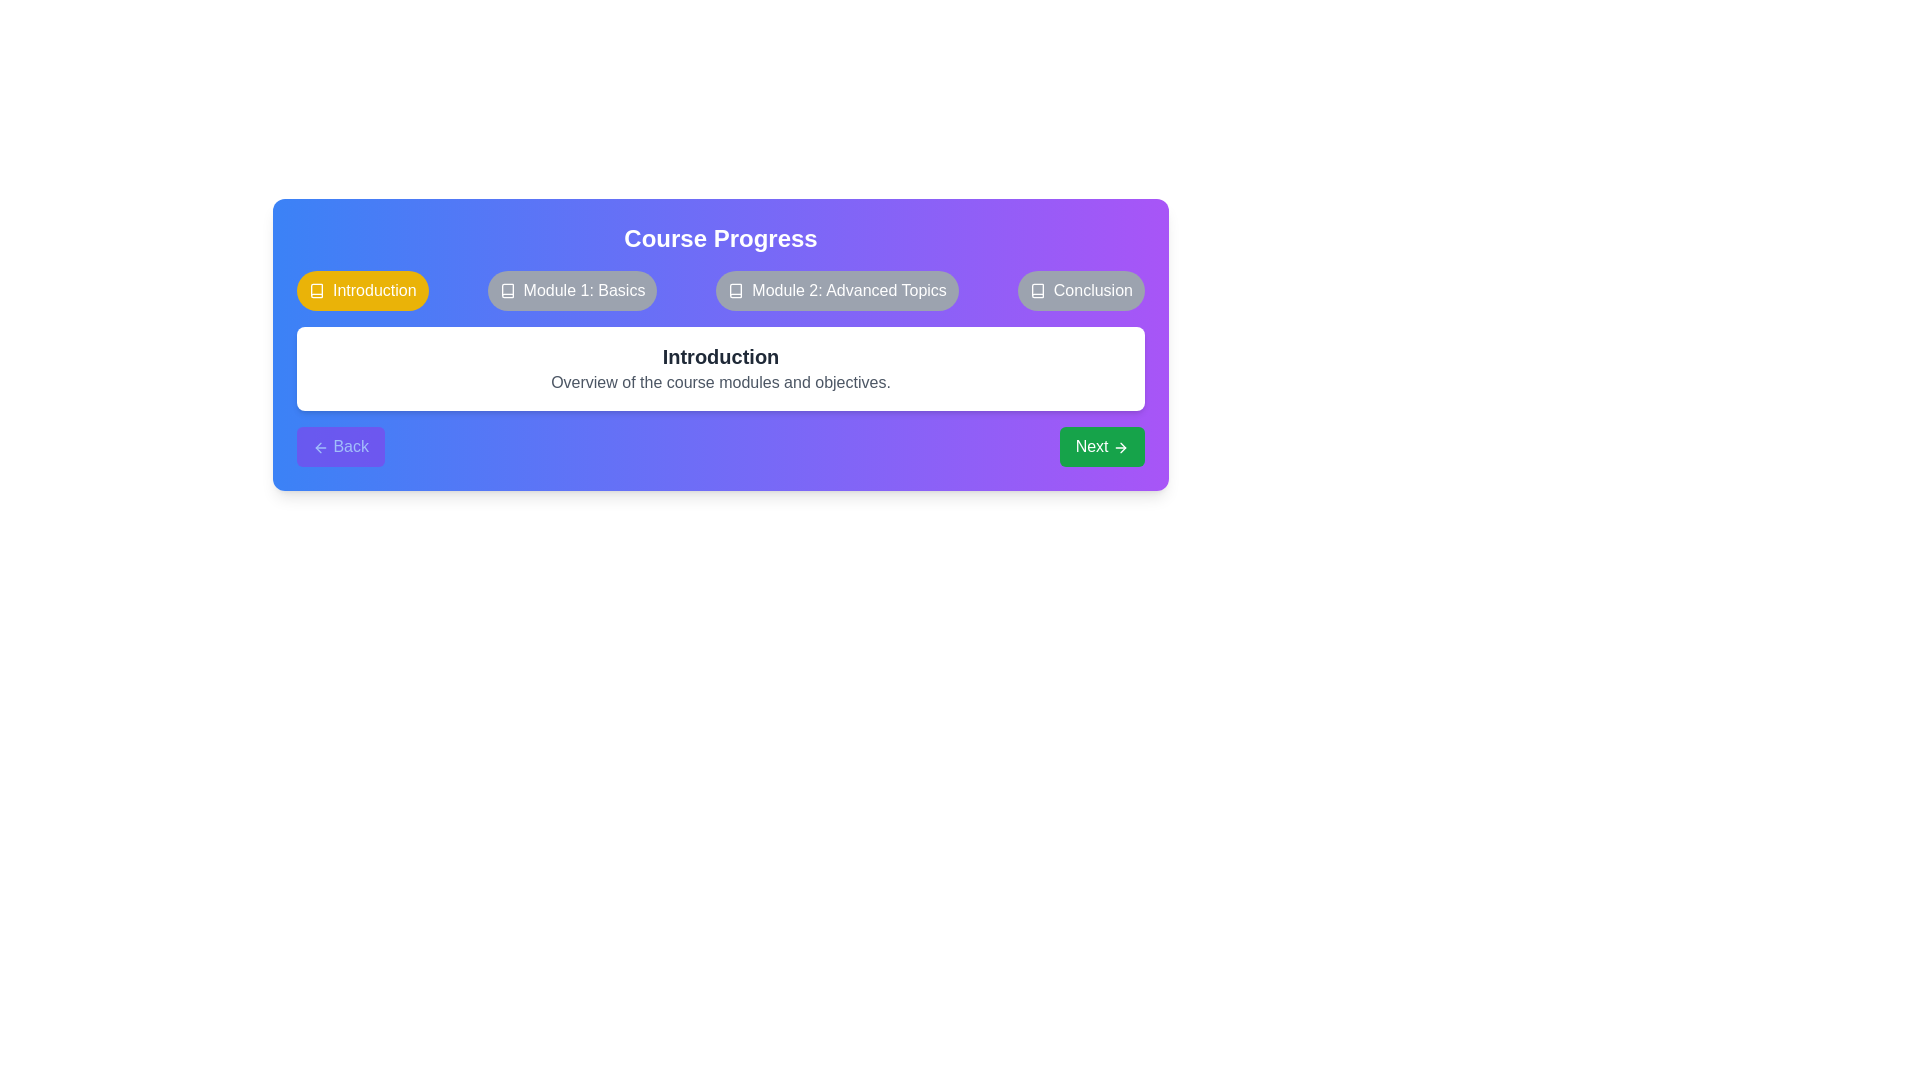 This screenshot has width=1920, height=1080. Describe the element at coordinates (571, 290) in the screenshot. I see `the course step Module 1: Basics by clicking on its associated button` at that location.